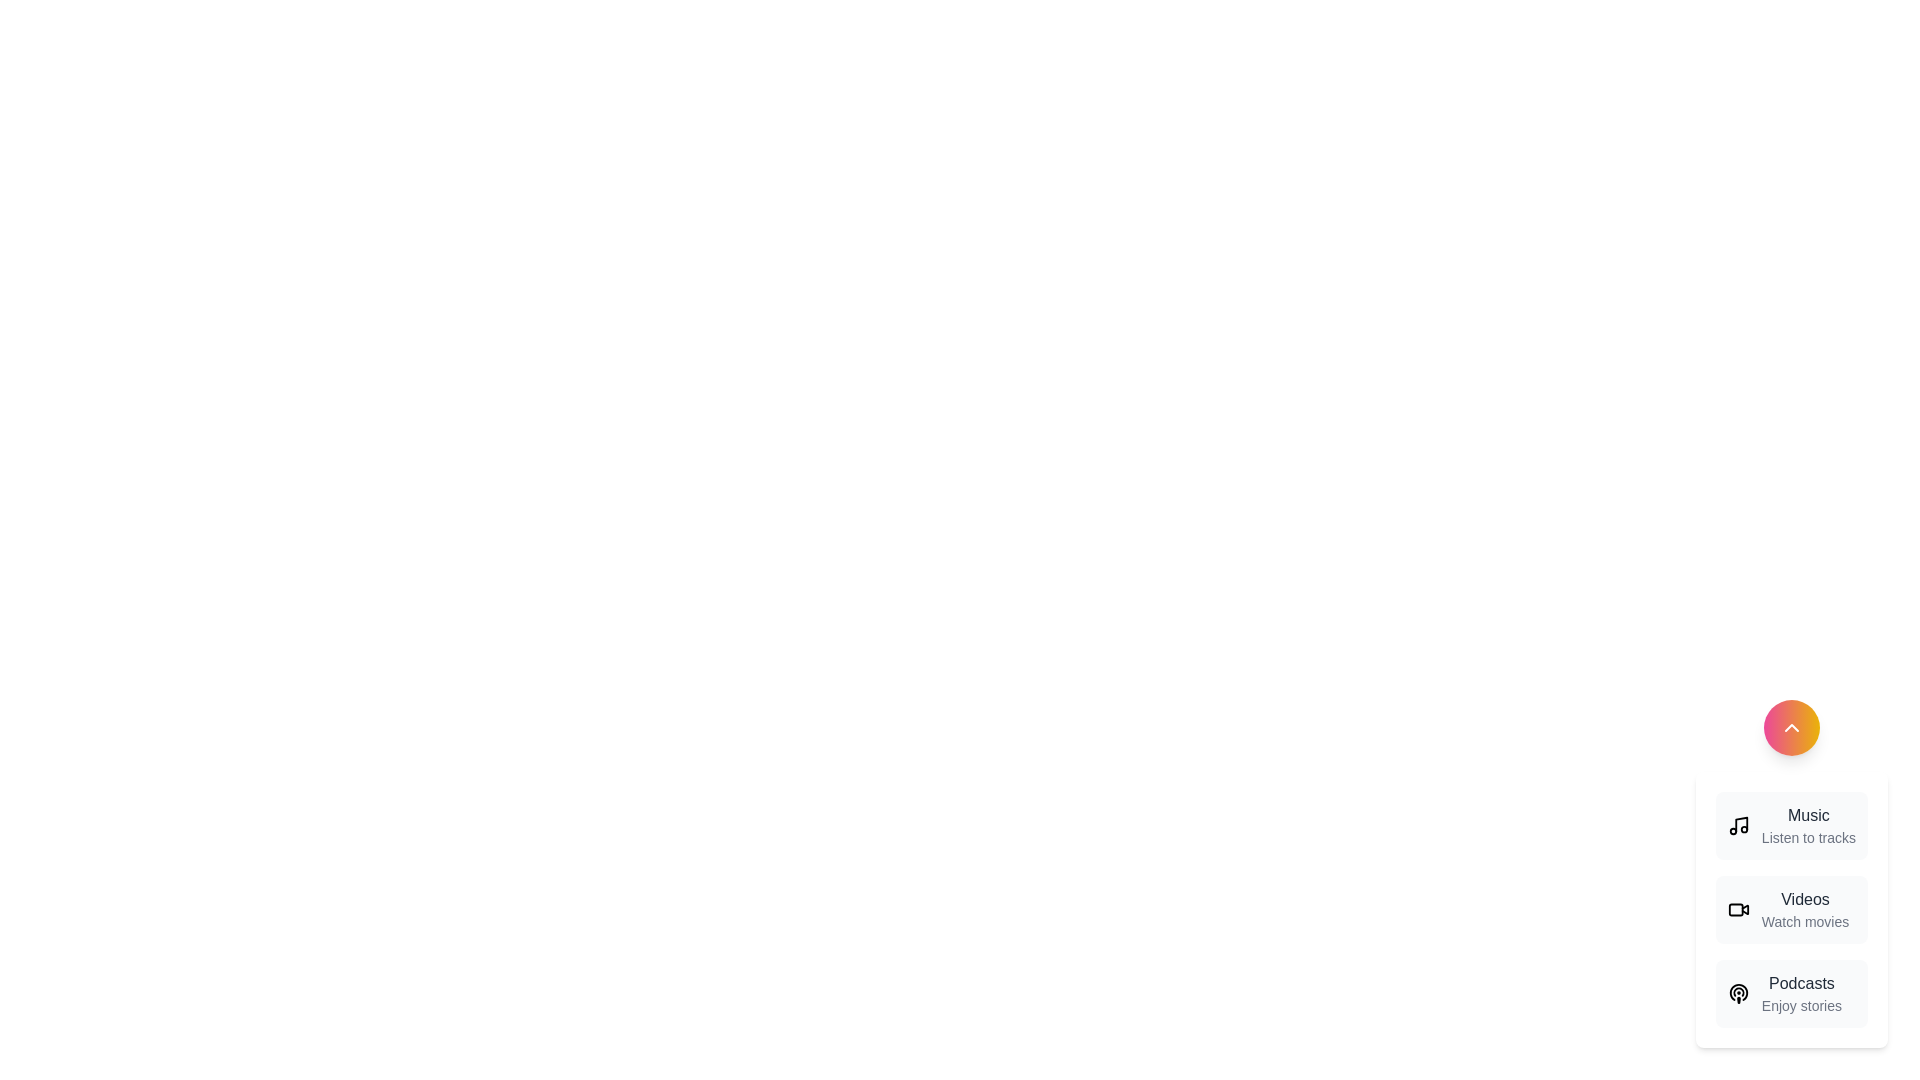 This screenshot has width=1920, height=1080. What do you see at coordinates (1801, 994) in the screenshot?
I see `the 'Podcasts' option in the MediaSpeedDial menu` at bounding box center [1801, 994].